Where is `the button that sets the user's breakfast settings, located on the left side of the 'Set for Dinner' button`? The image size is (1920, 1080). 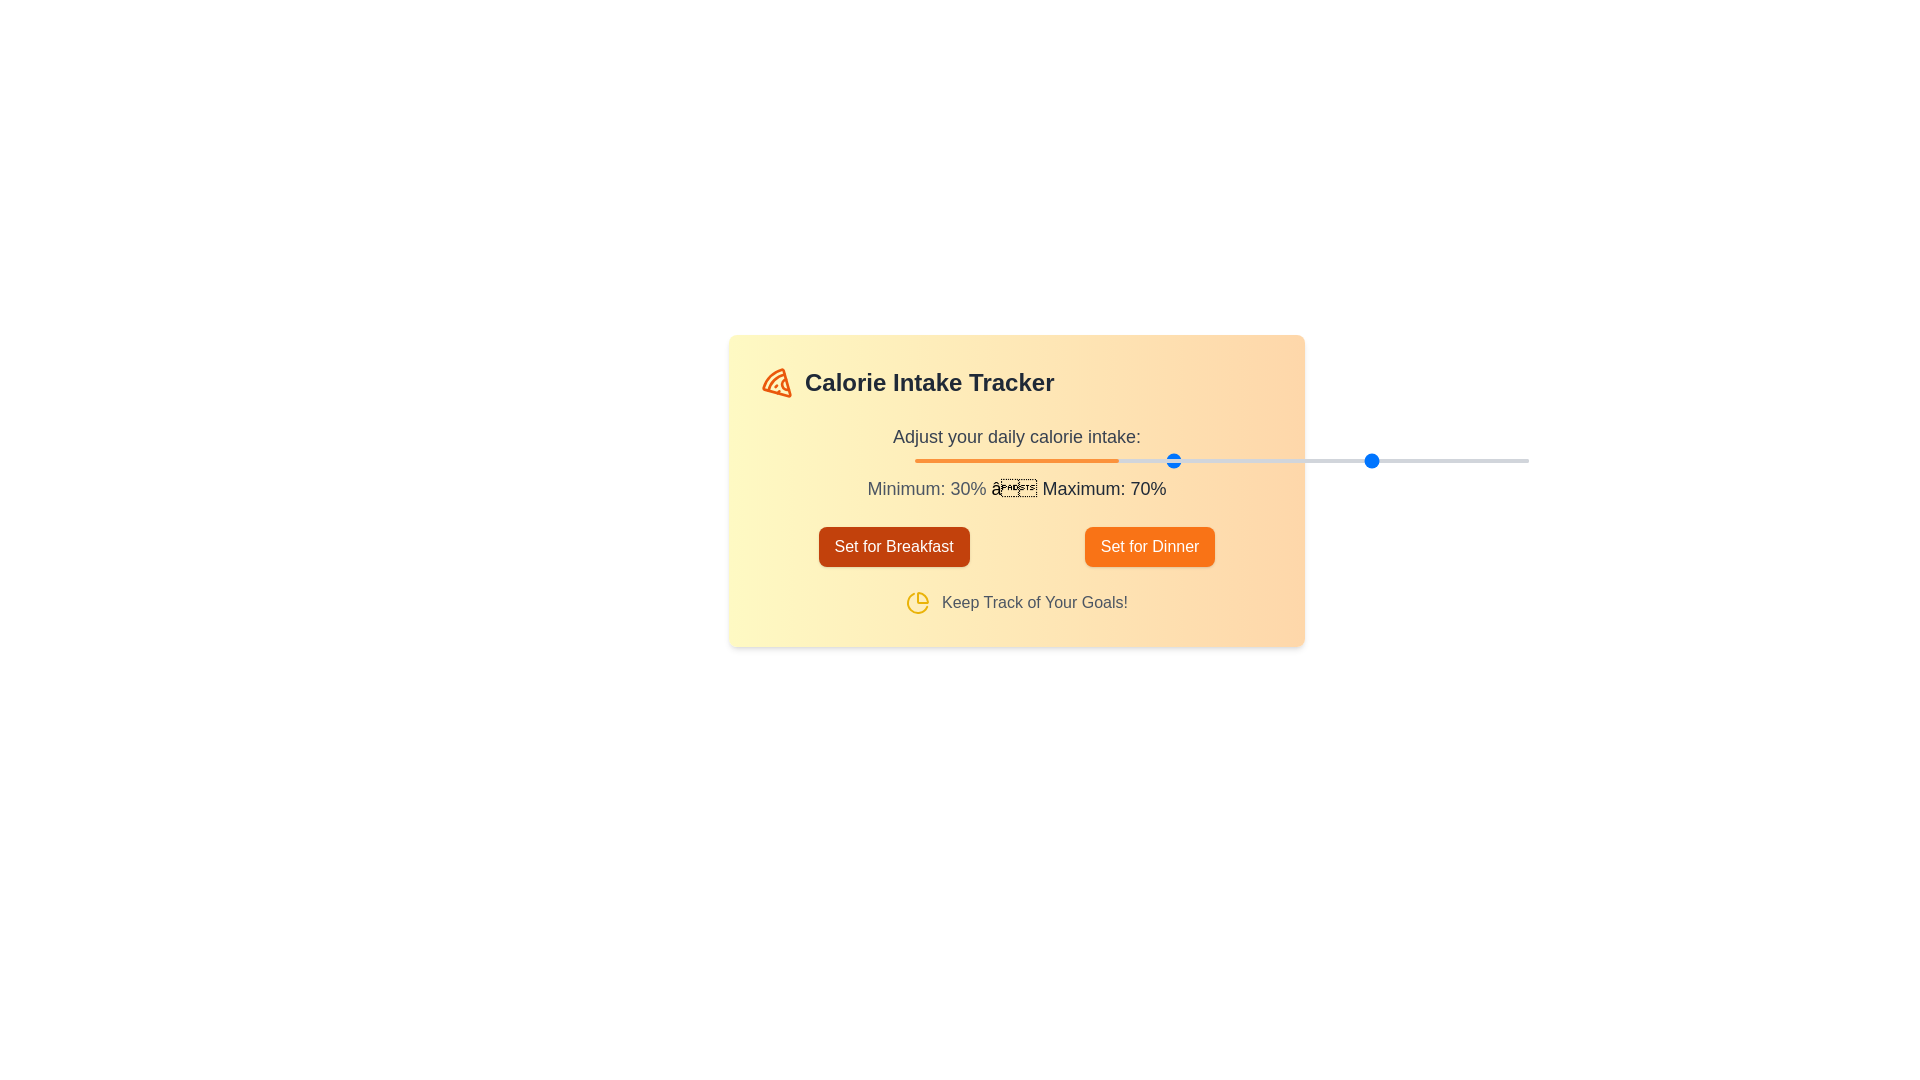
the button that sets the user's breakfast settings, located on the left side of the 'Set for Dinner' button is located at coordinates (893, 547).